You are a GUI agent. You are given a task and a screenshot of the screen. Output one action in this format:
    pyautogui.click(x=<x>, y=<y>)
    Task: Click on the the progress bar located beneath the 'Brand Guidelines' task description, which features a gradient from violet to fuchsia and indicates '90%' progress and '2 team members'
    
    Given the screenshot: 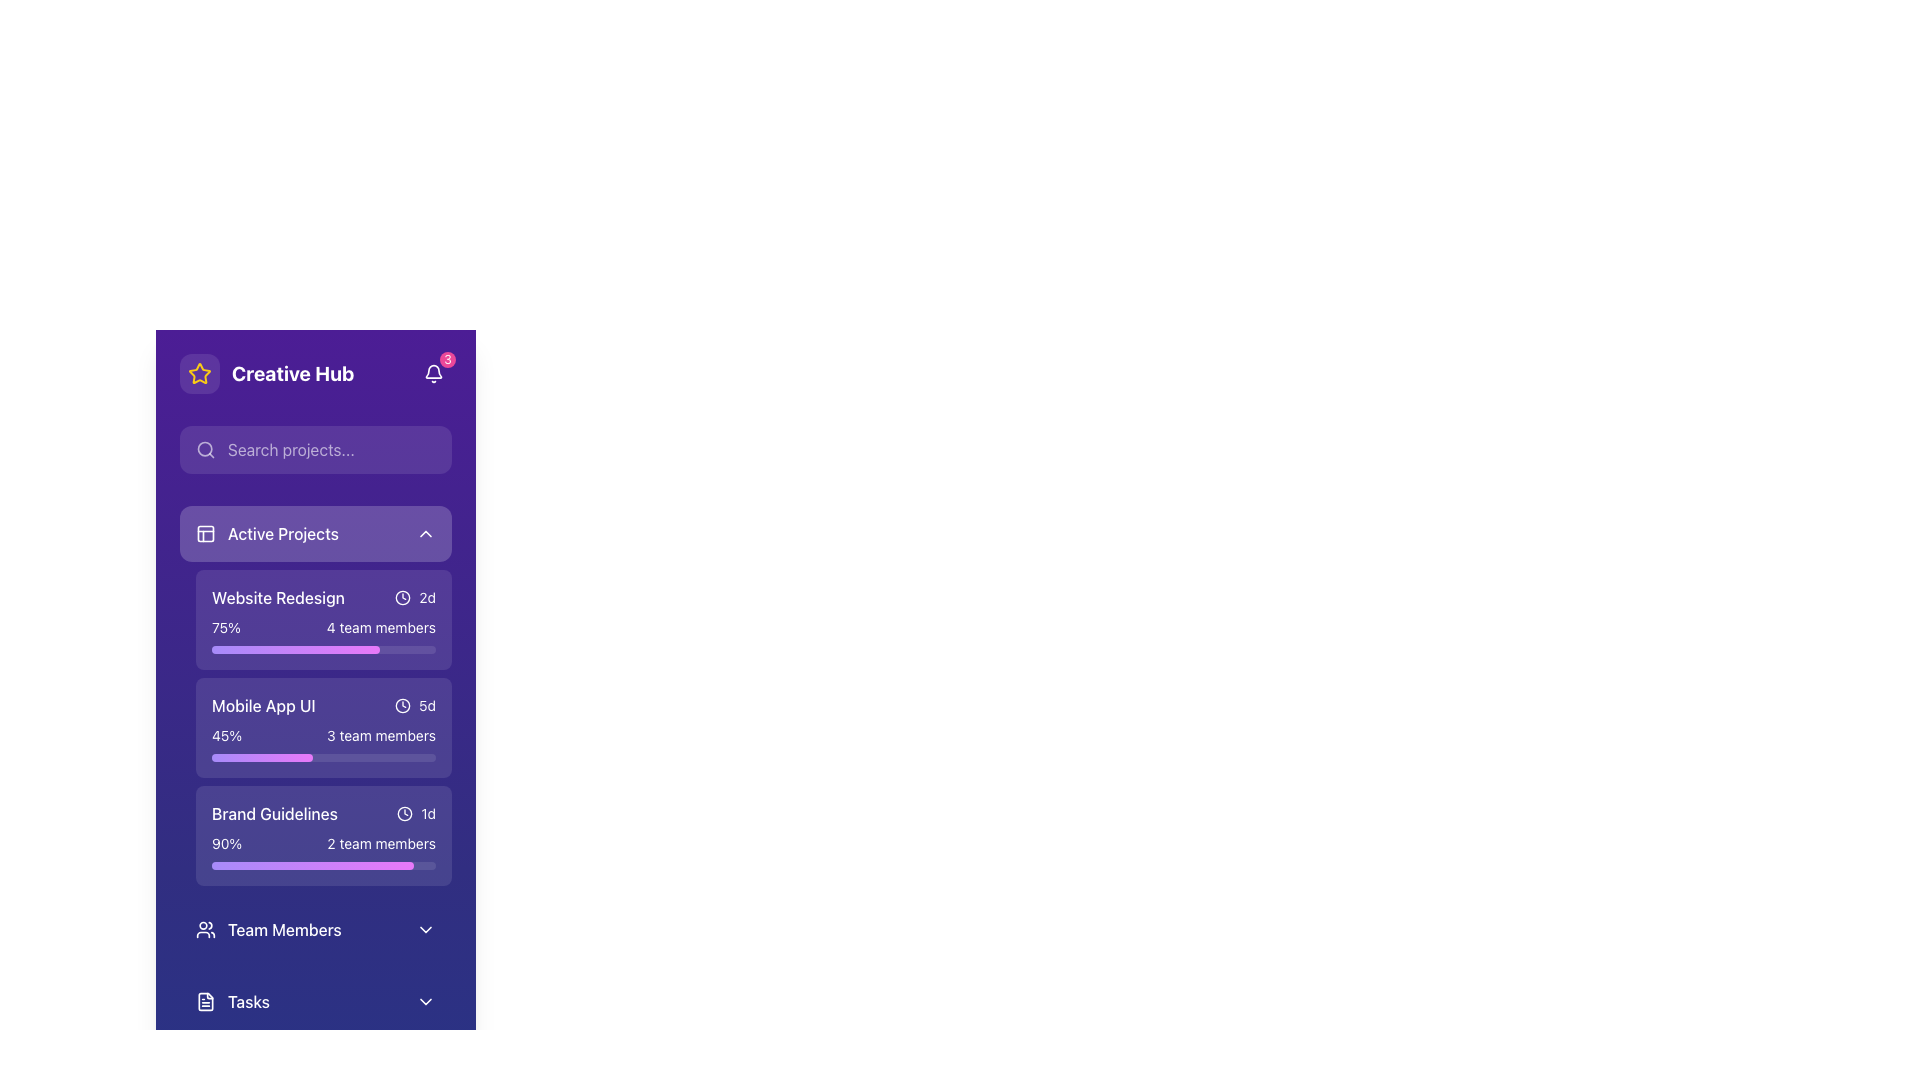 What is the action you would take?
    pyautogui.click(x=324, y=865)
    